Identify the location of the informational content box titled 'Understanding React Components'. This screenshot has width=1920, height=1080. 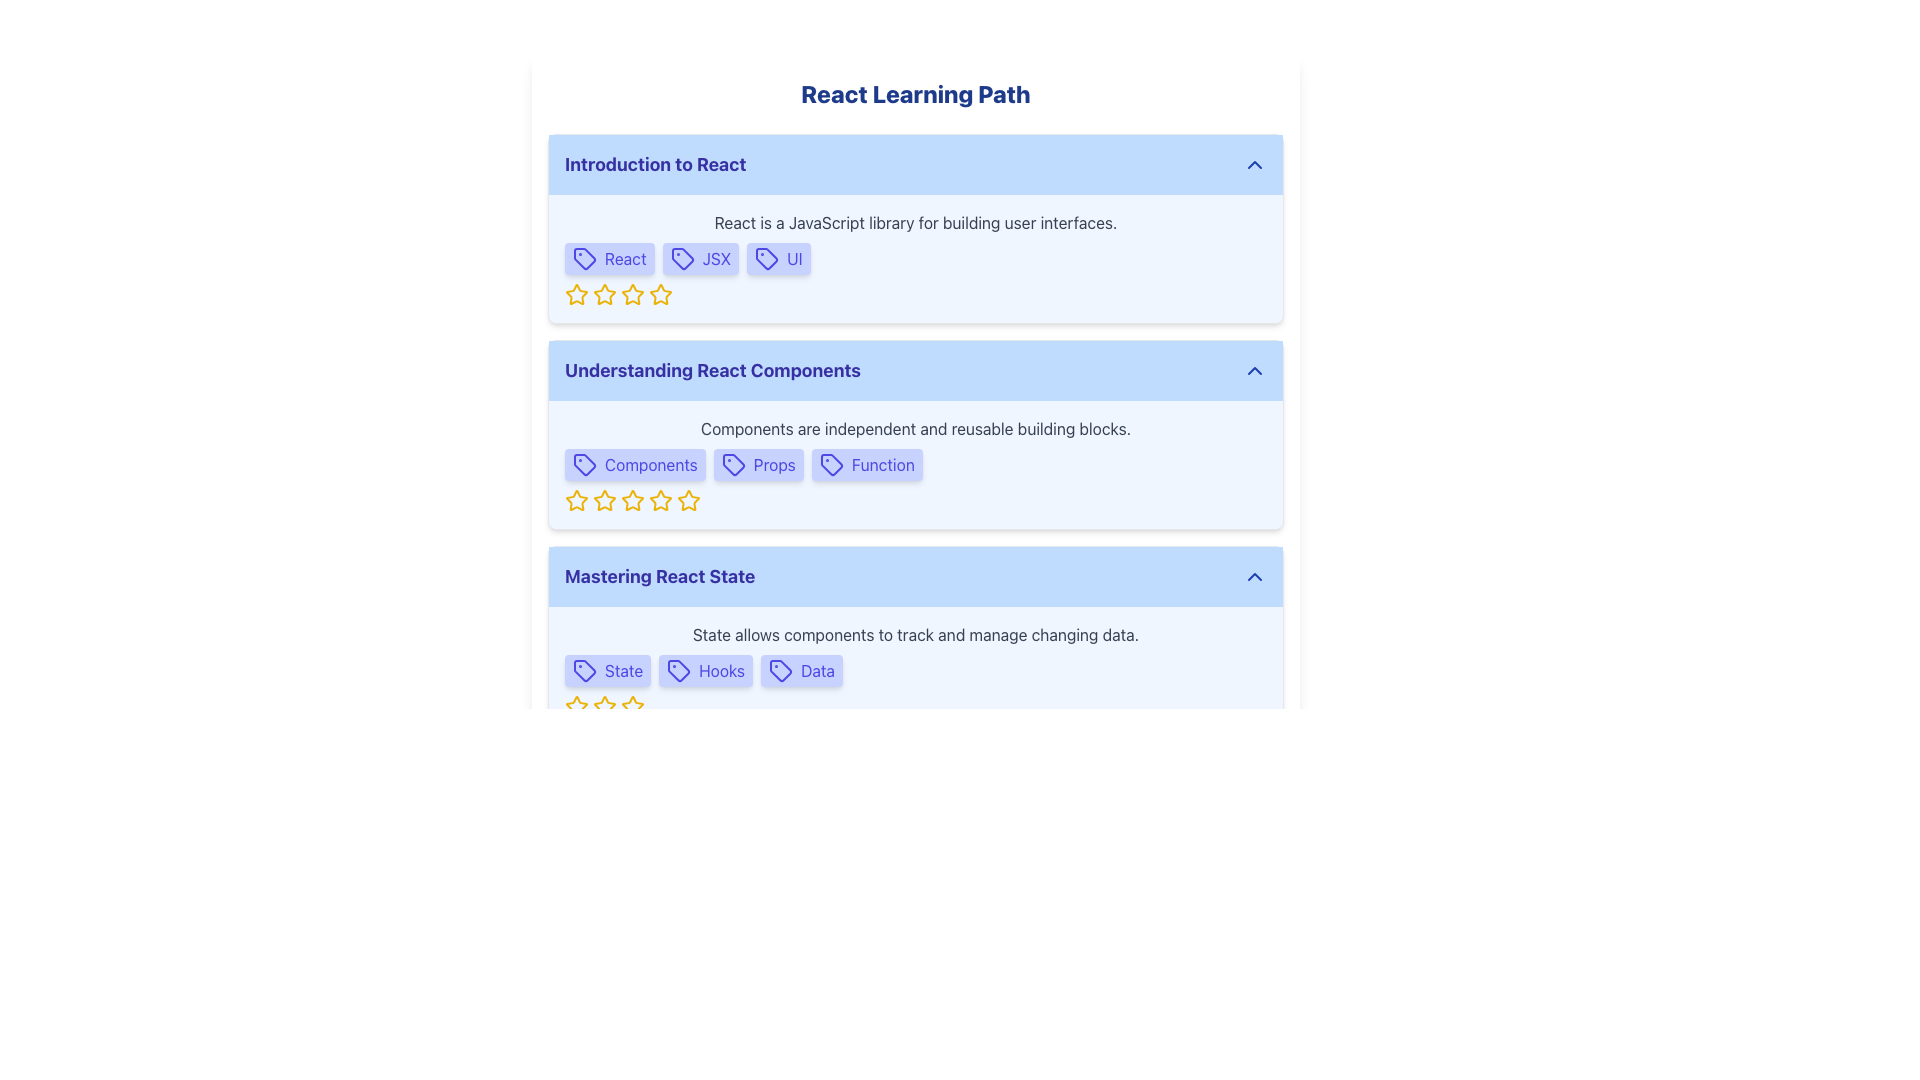
(915, 434).